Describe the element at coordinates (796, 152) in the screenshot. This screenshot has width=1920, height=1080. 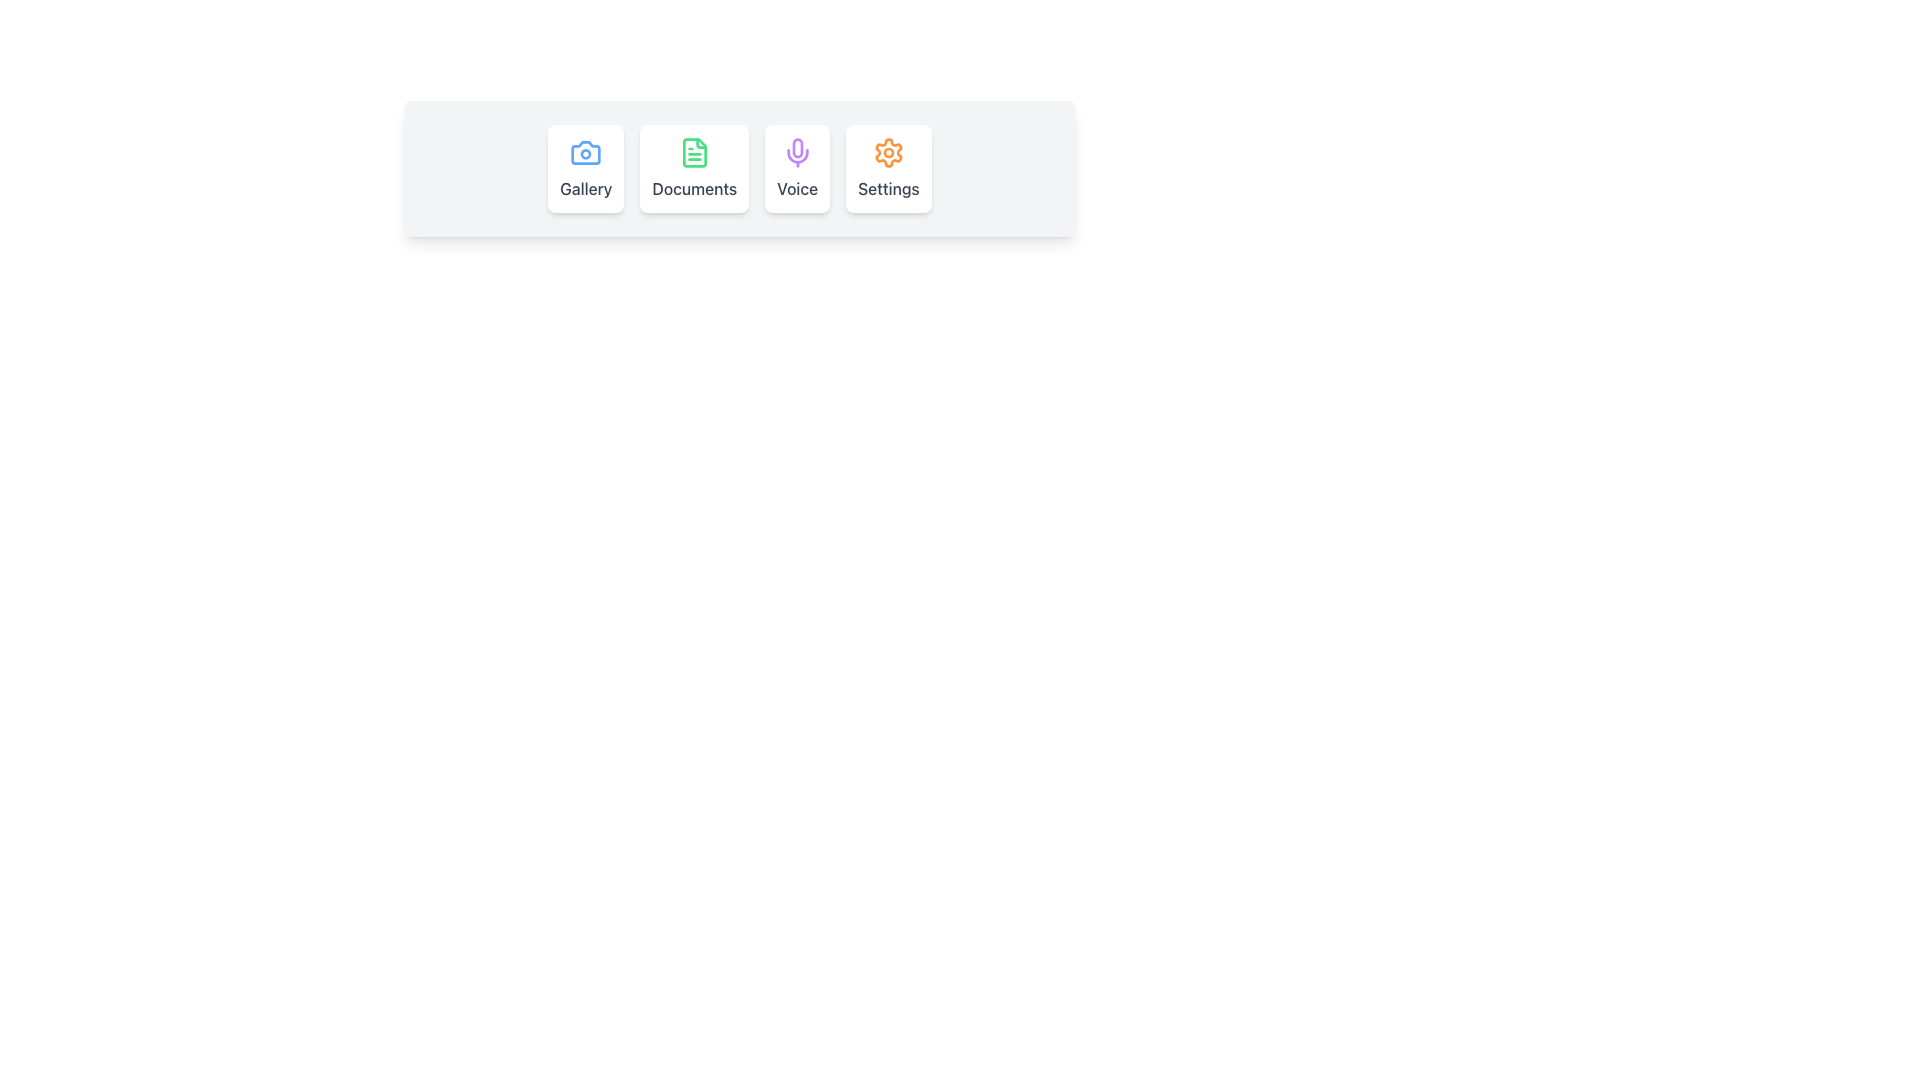
I see `the purple microphone icon located in the 'Voice' card, which is the third card in a set of four options` at that location.